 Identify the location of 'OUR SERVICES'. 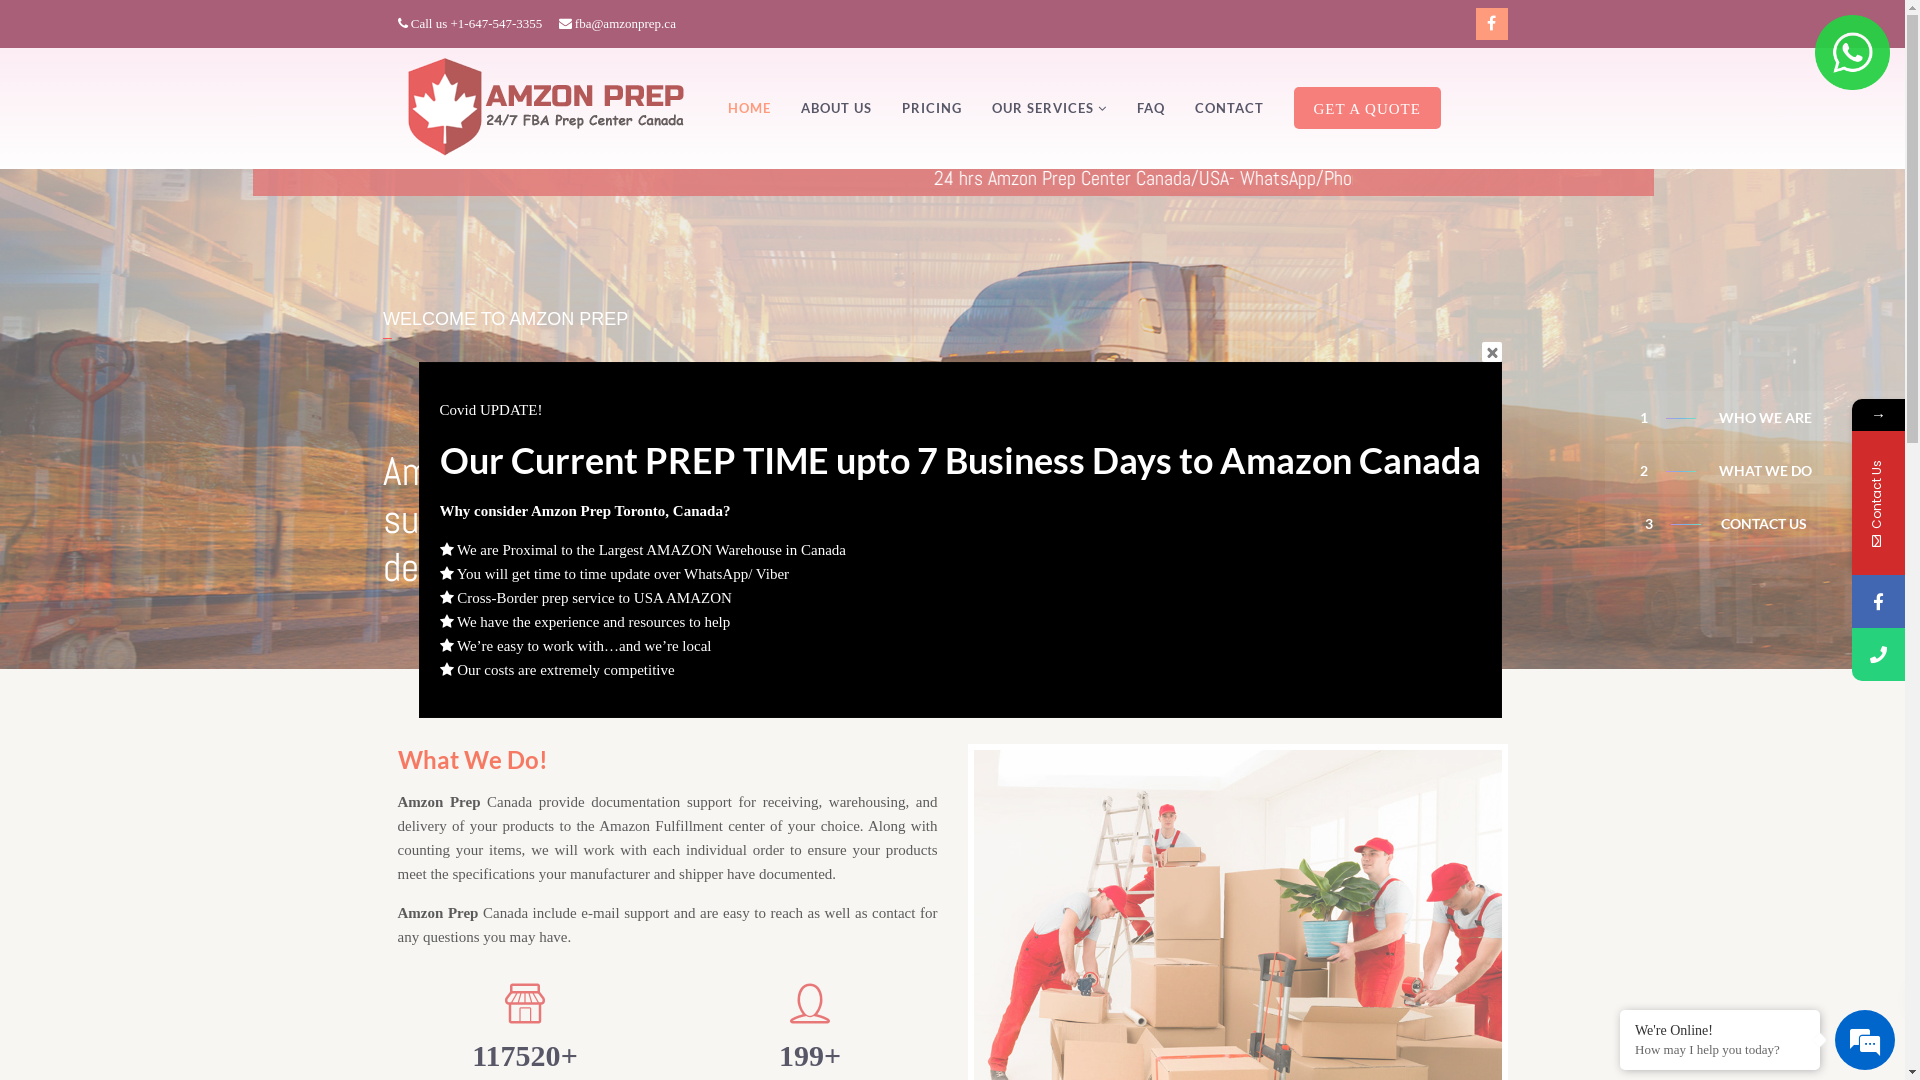
(992, 108).